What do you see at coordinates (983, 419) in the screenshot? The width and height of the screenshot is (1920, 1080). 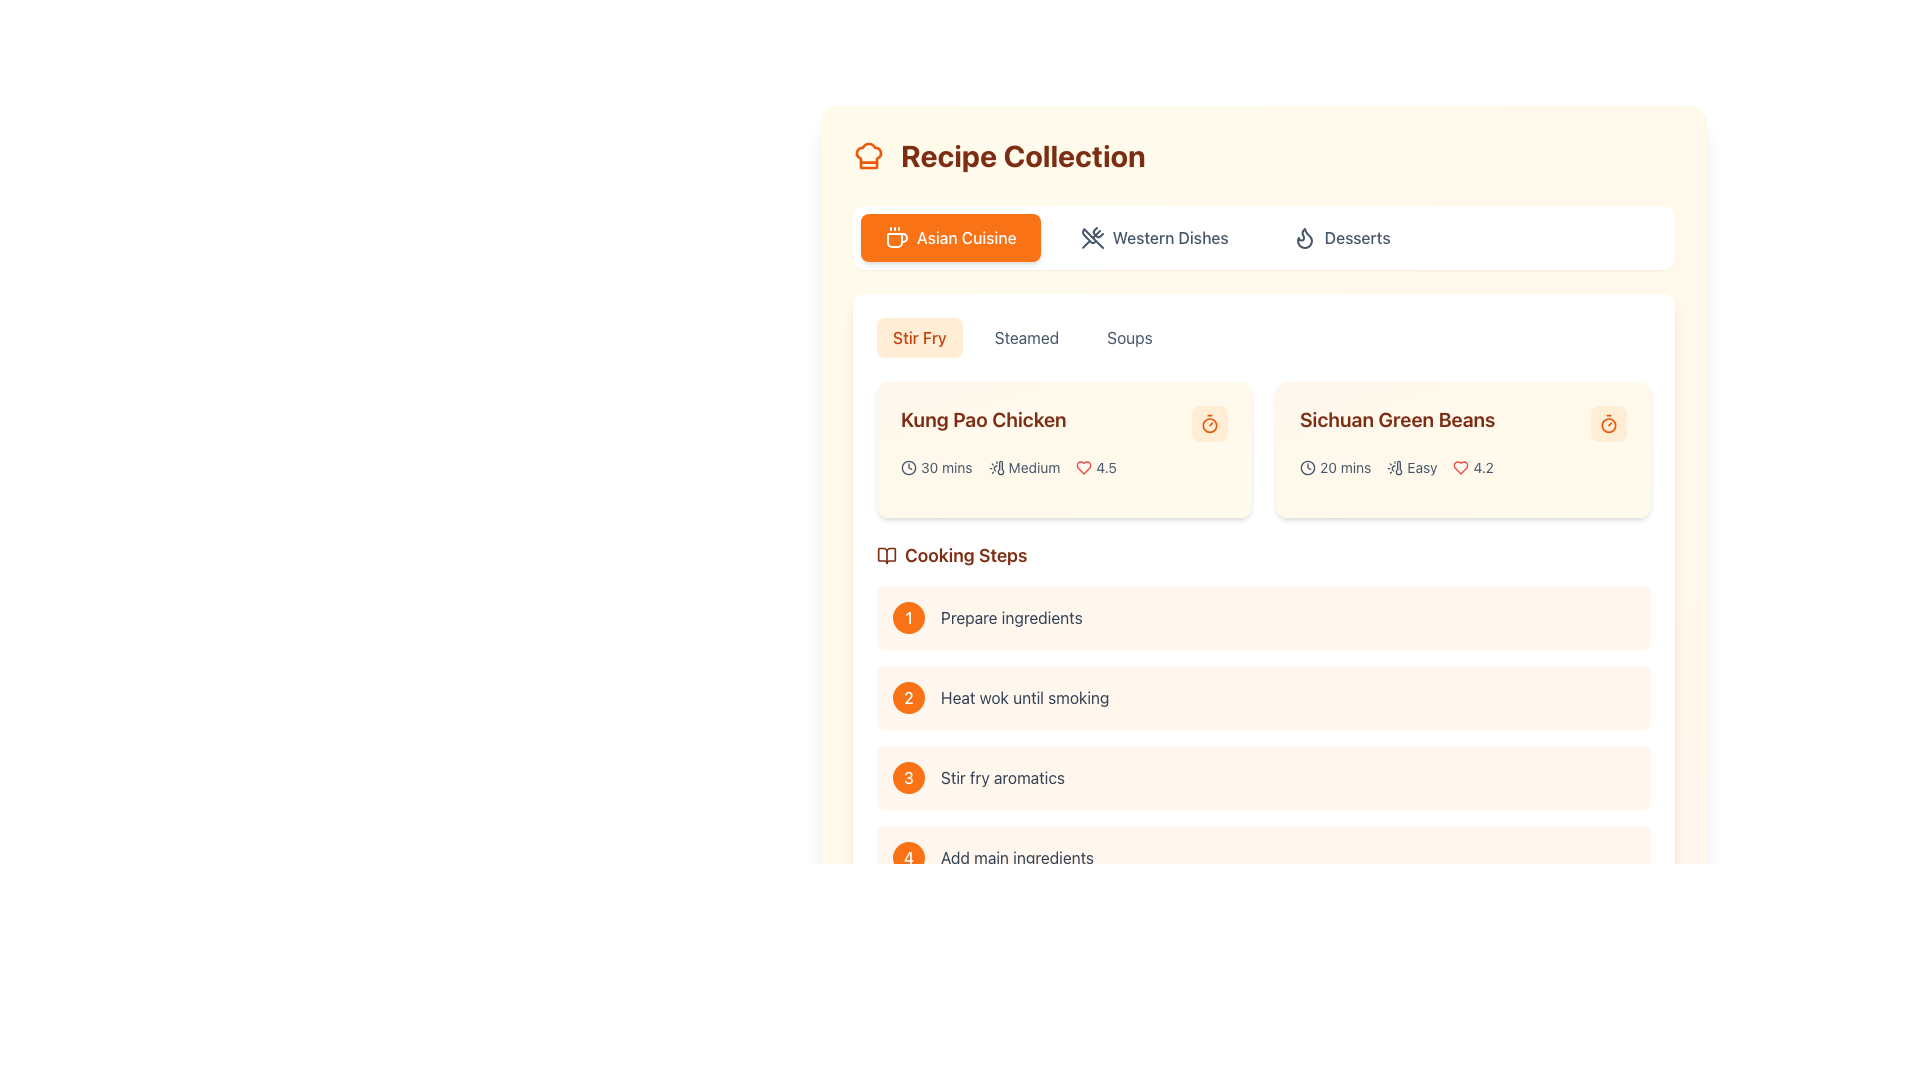 I see `the text label displaying 'Kung Pao Chicken' in a bold orange-brown font, which is prominently positioned within the card-like structure for the recipe` at bounding box center [983, 419].